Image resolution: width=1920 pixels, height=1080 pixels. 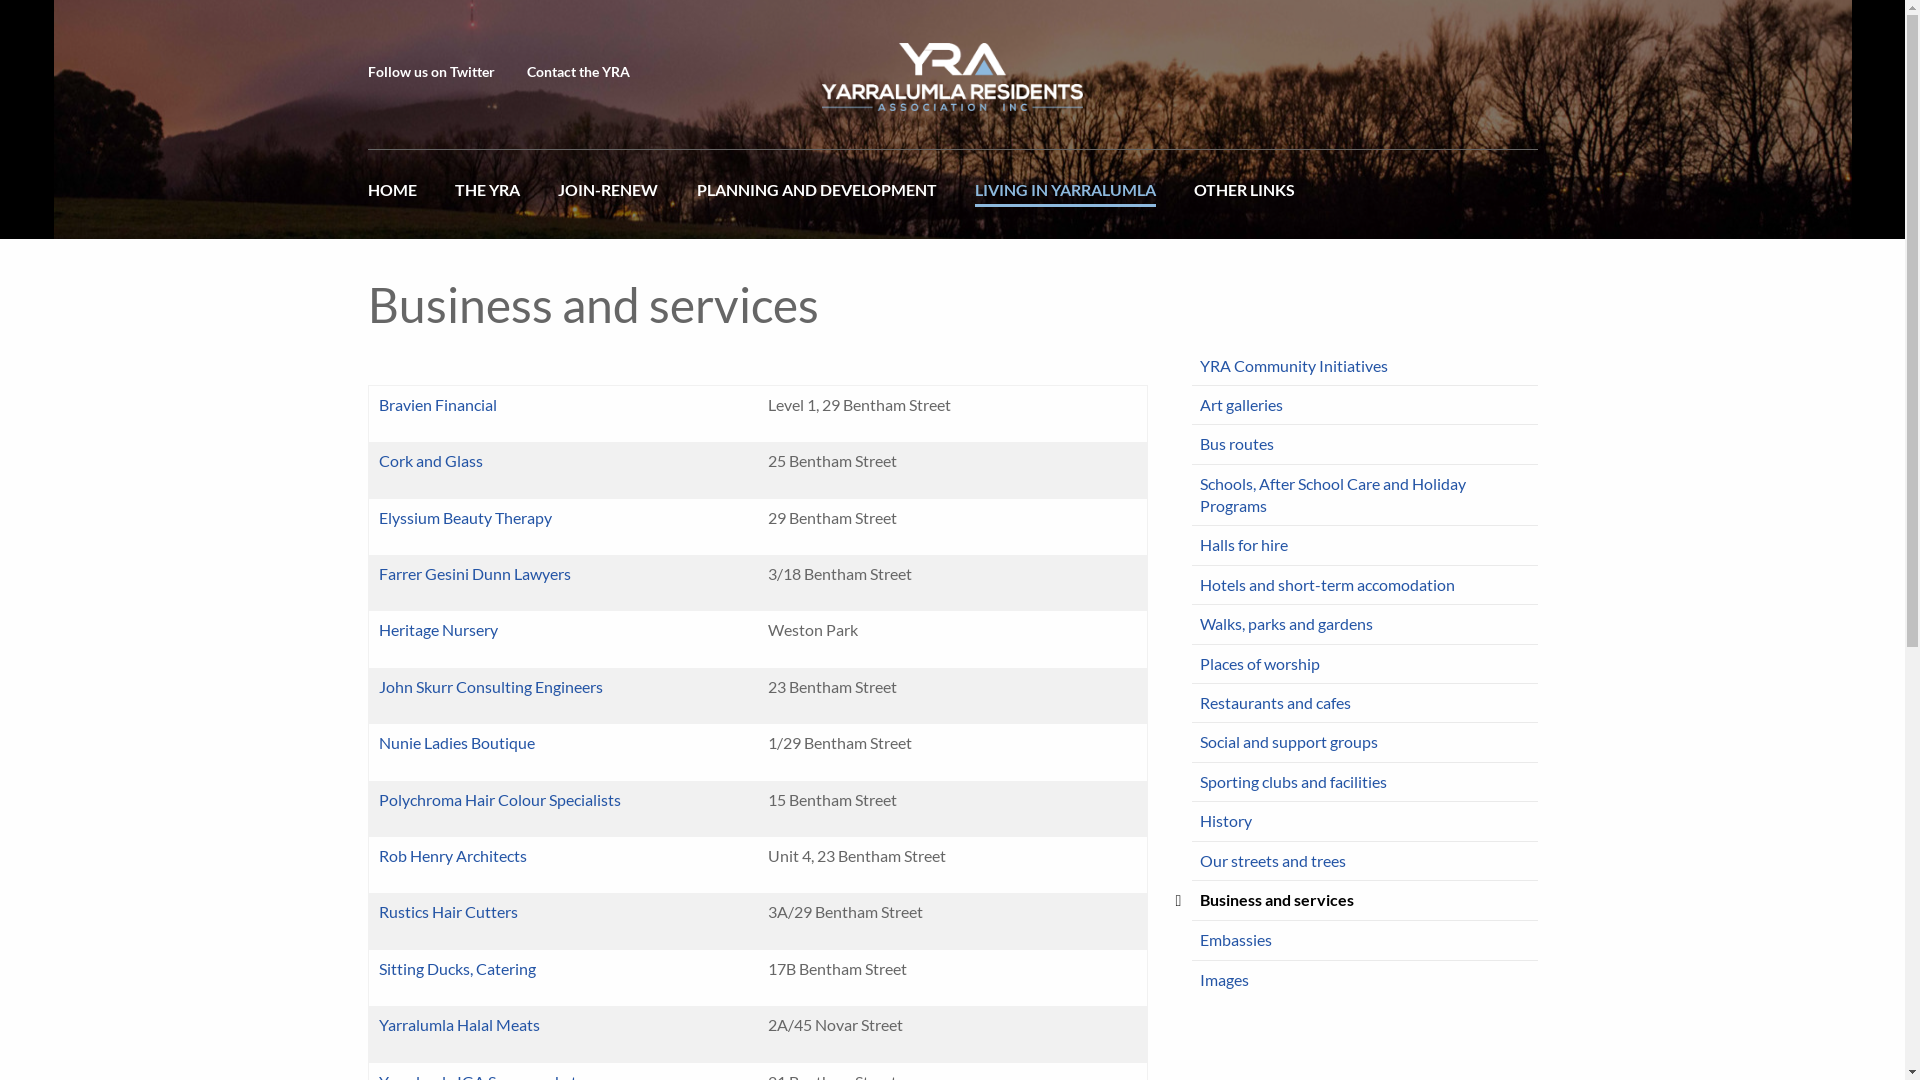 I want to click on 'Nunie Ladies Boutique', so click(x=455, y=742).